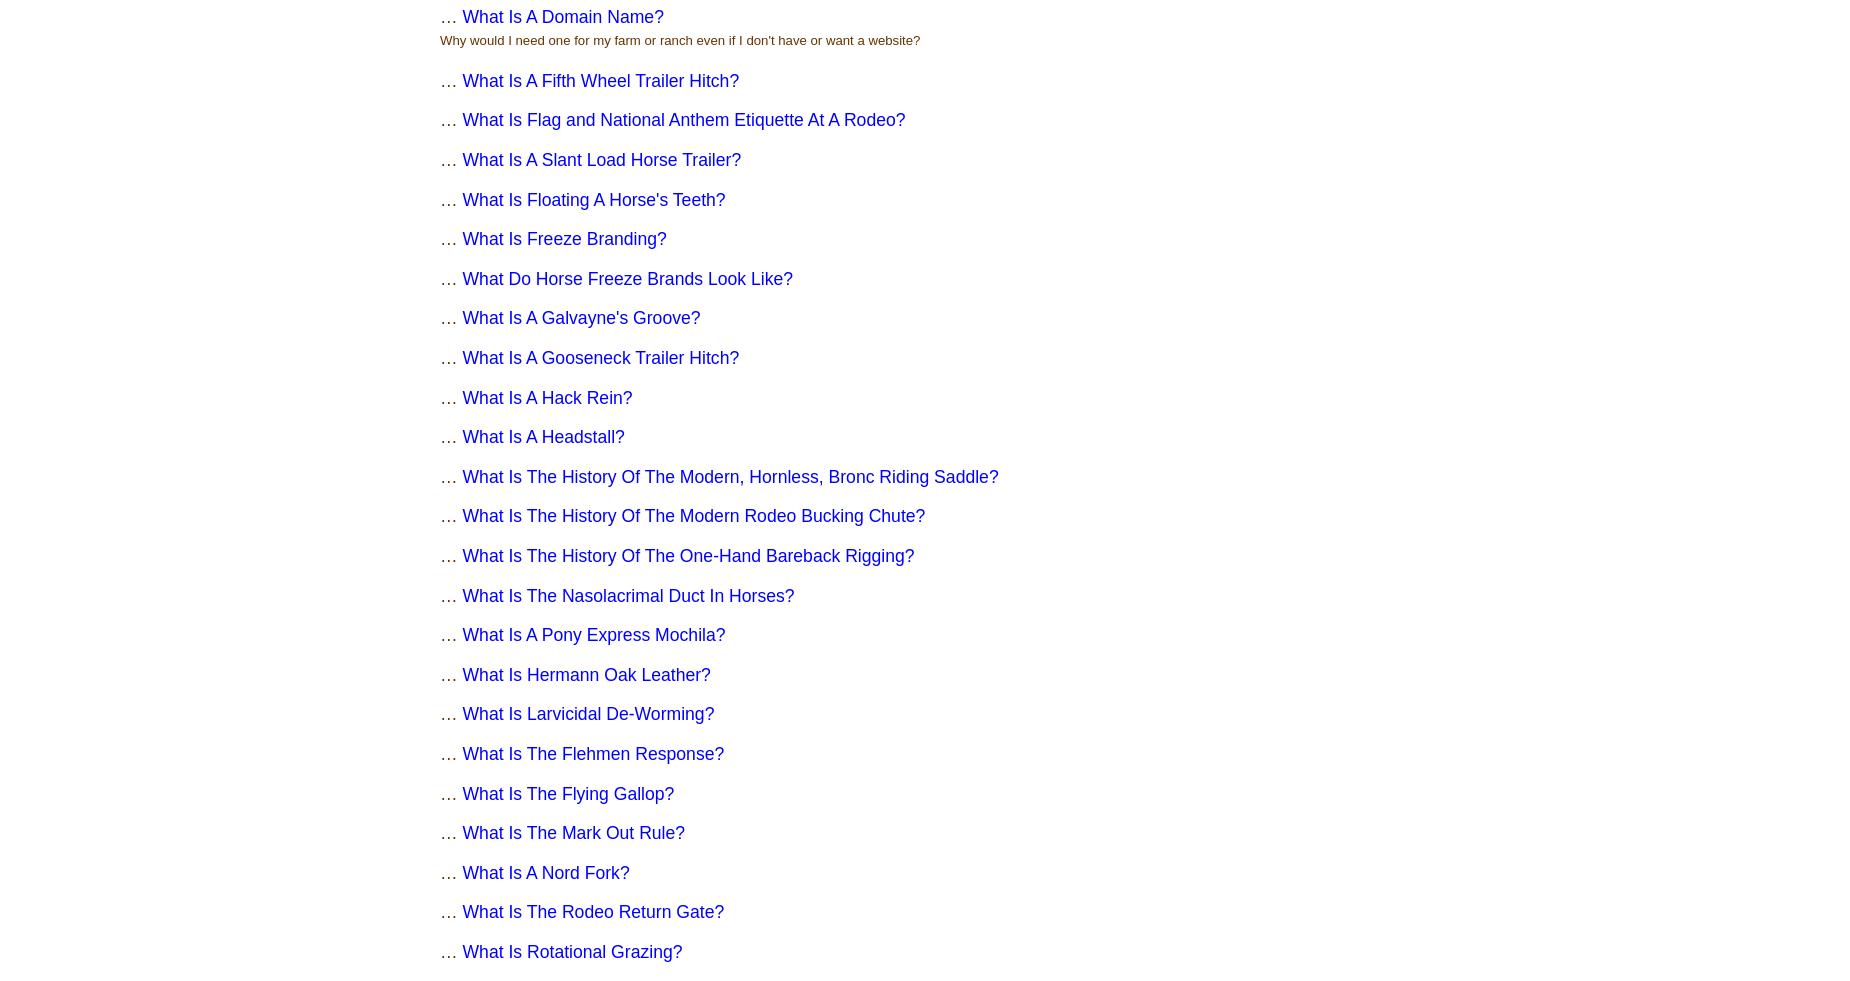 This screenshot has width=1850, height=981. What do you see at coordinates (547, 396) in the screenshot?
I see `'What Is A Hack Rein?'` at bounding box center [547, 396].